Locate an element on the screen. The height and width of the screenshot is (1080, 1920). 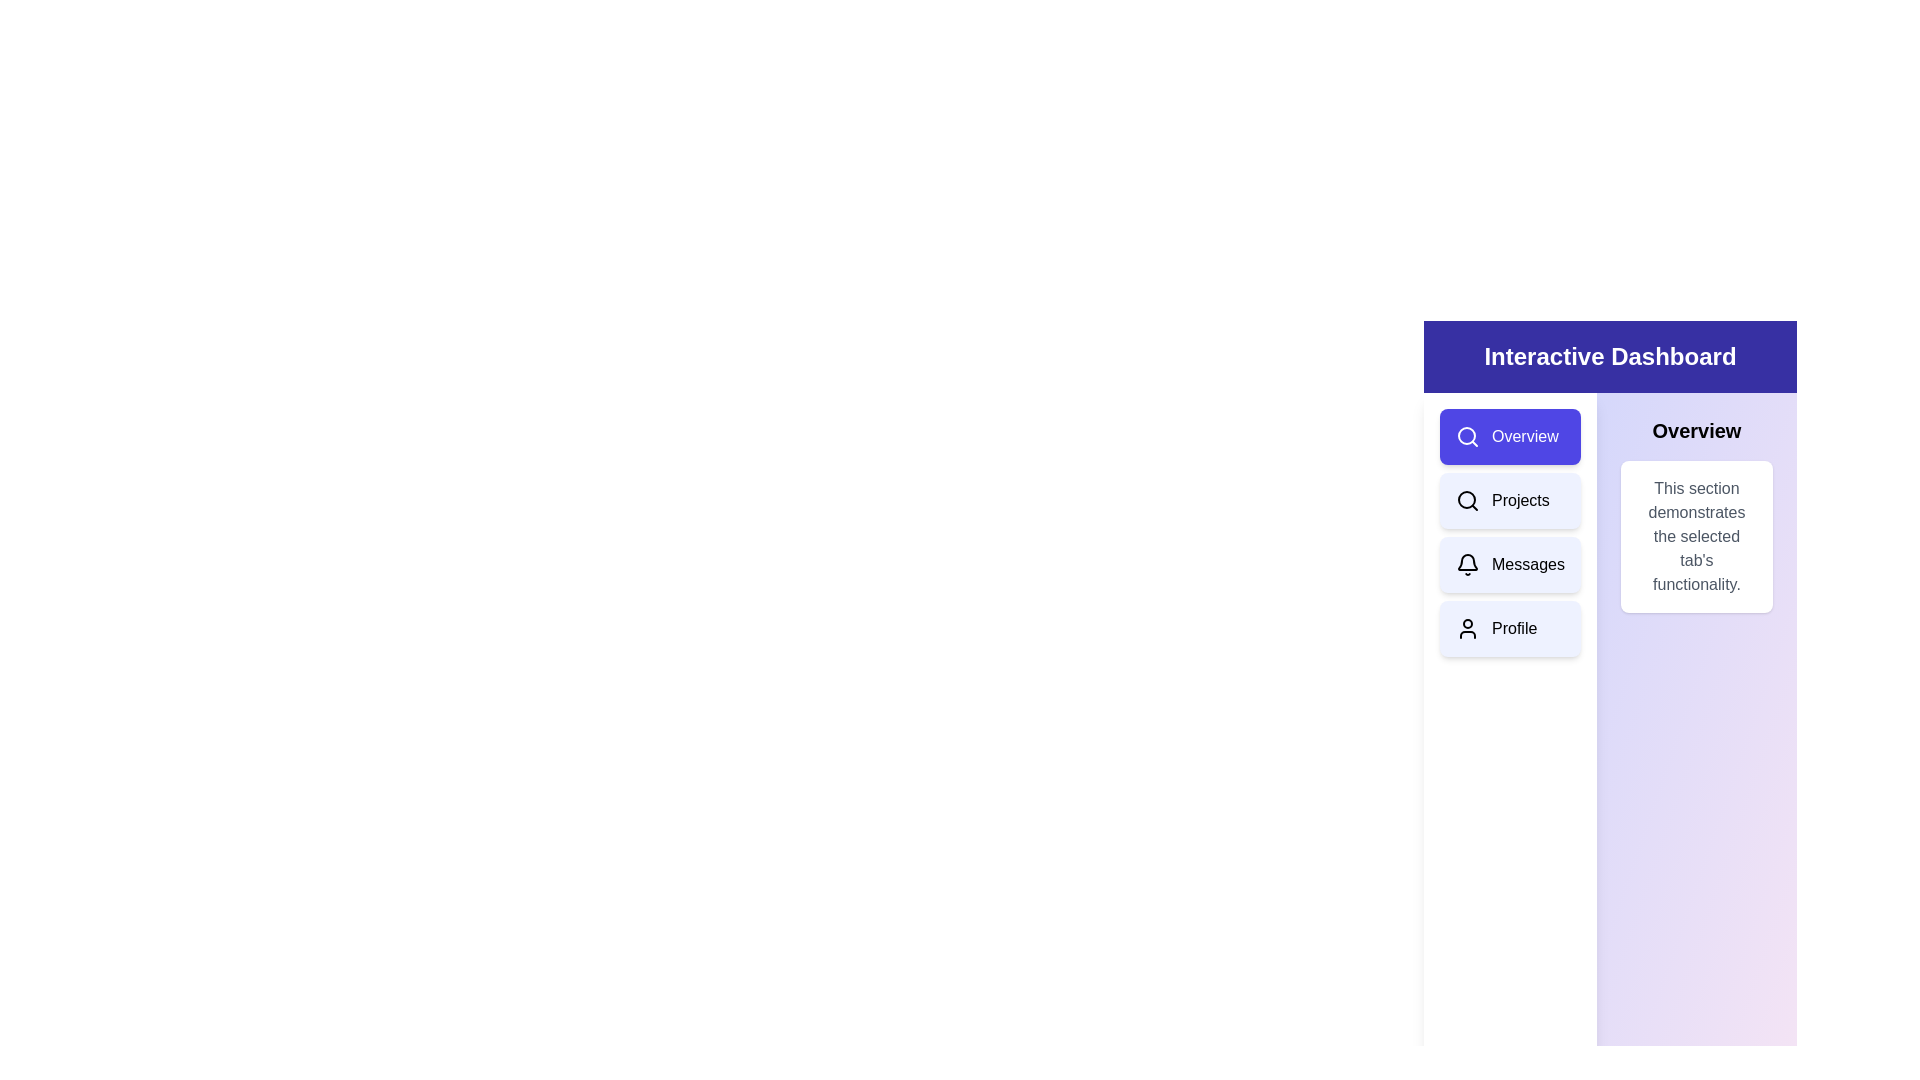
the magnifying glass icon within the 'Projects' button in the vertical navigation panel on the left side of the interface is located at coordinates (1468, 500).